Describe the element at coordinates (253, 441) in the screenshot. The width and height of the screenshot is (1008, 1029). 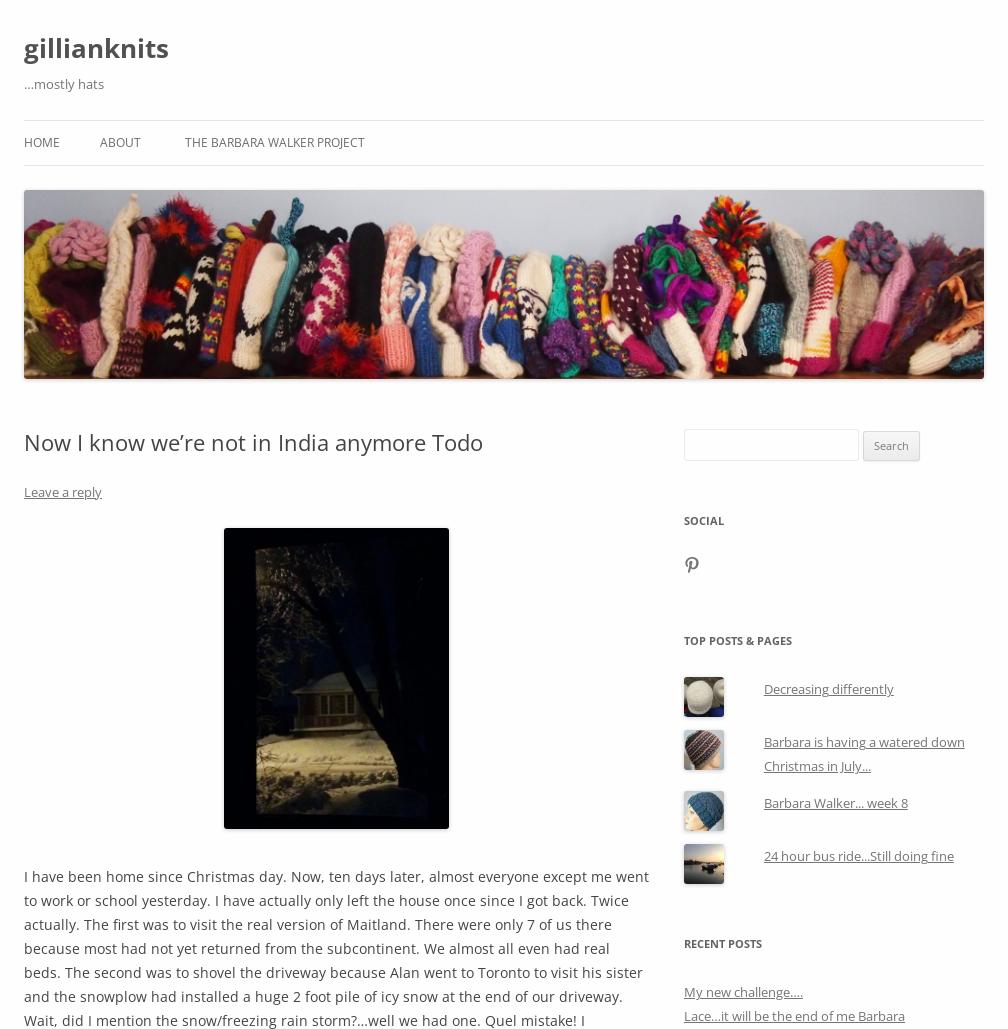
I see `'Now I know we’re not in India anymore Todo'` at that location.